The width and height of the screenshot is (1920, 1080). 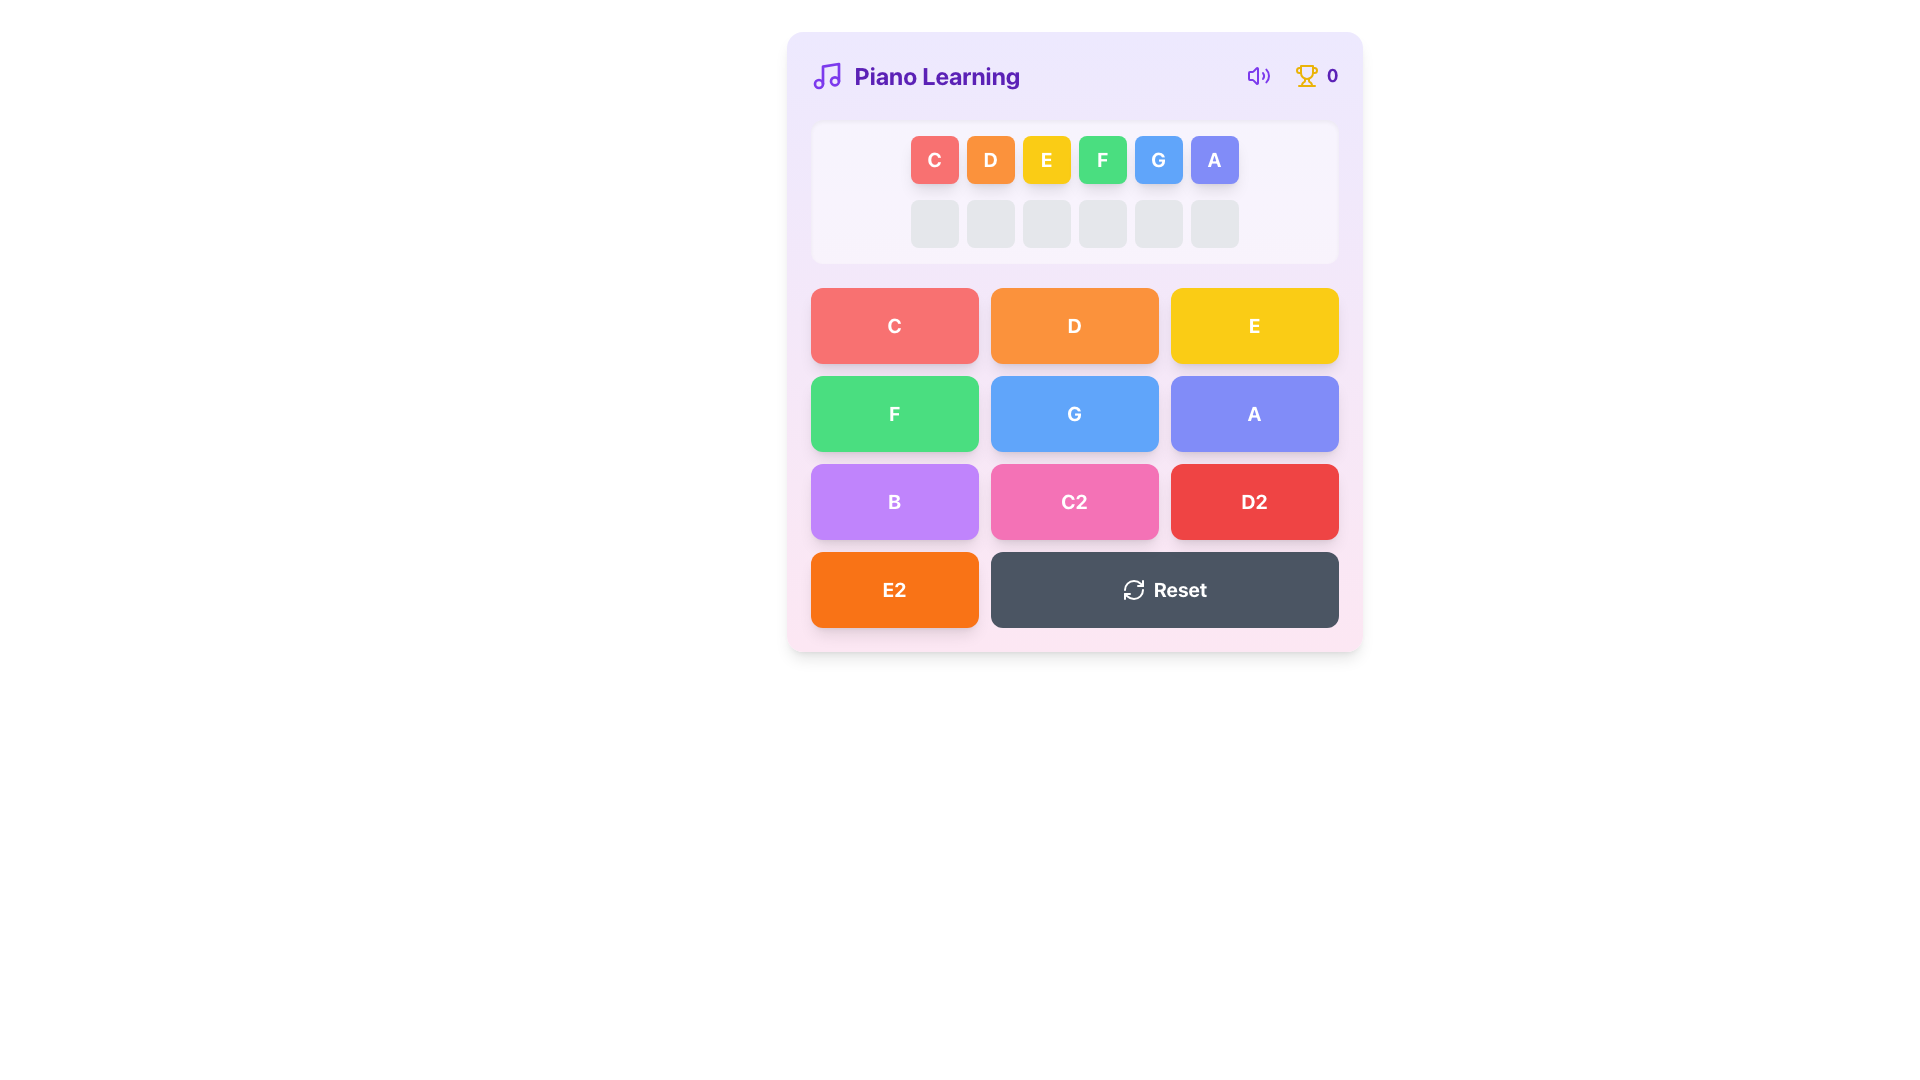 I want to click on the first square button with a gray background and rounded corners located on the left side of a row of six identical buttons, so click(x=933, y=223).